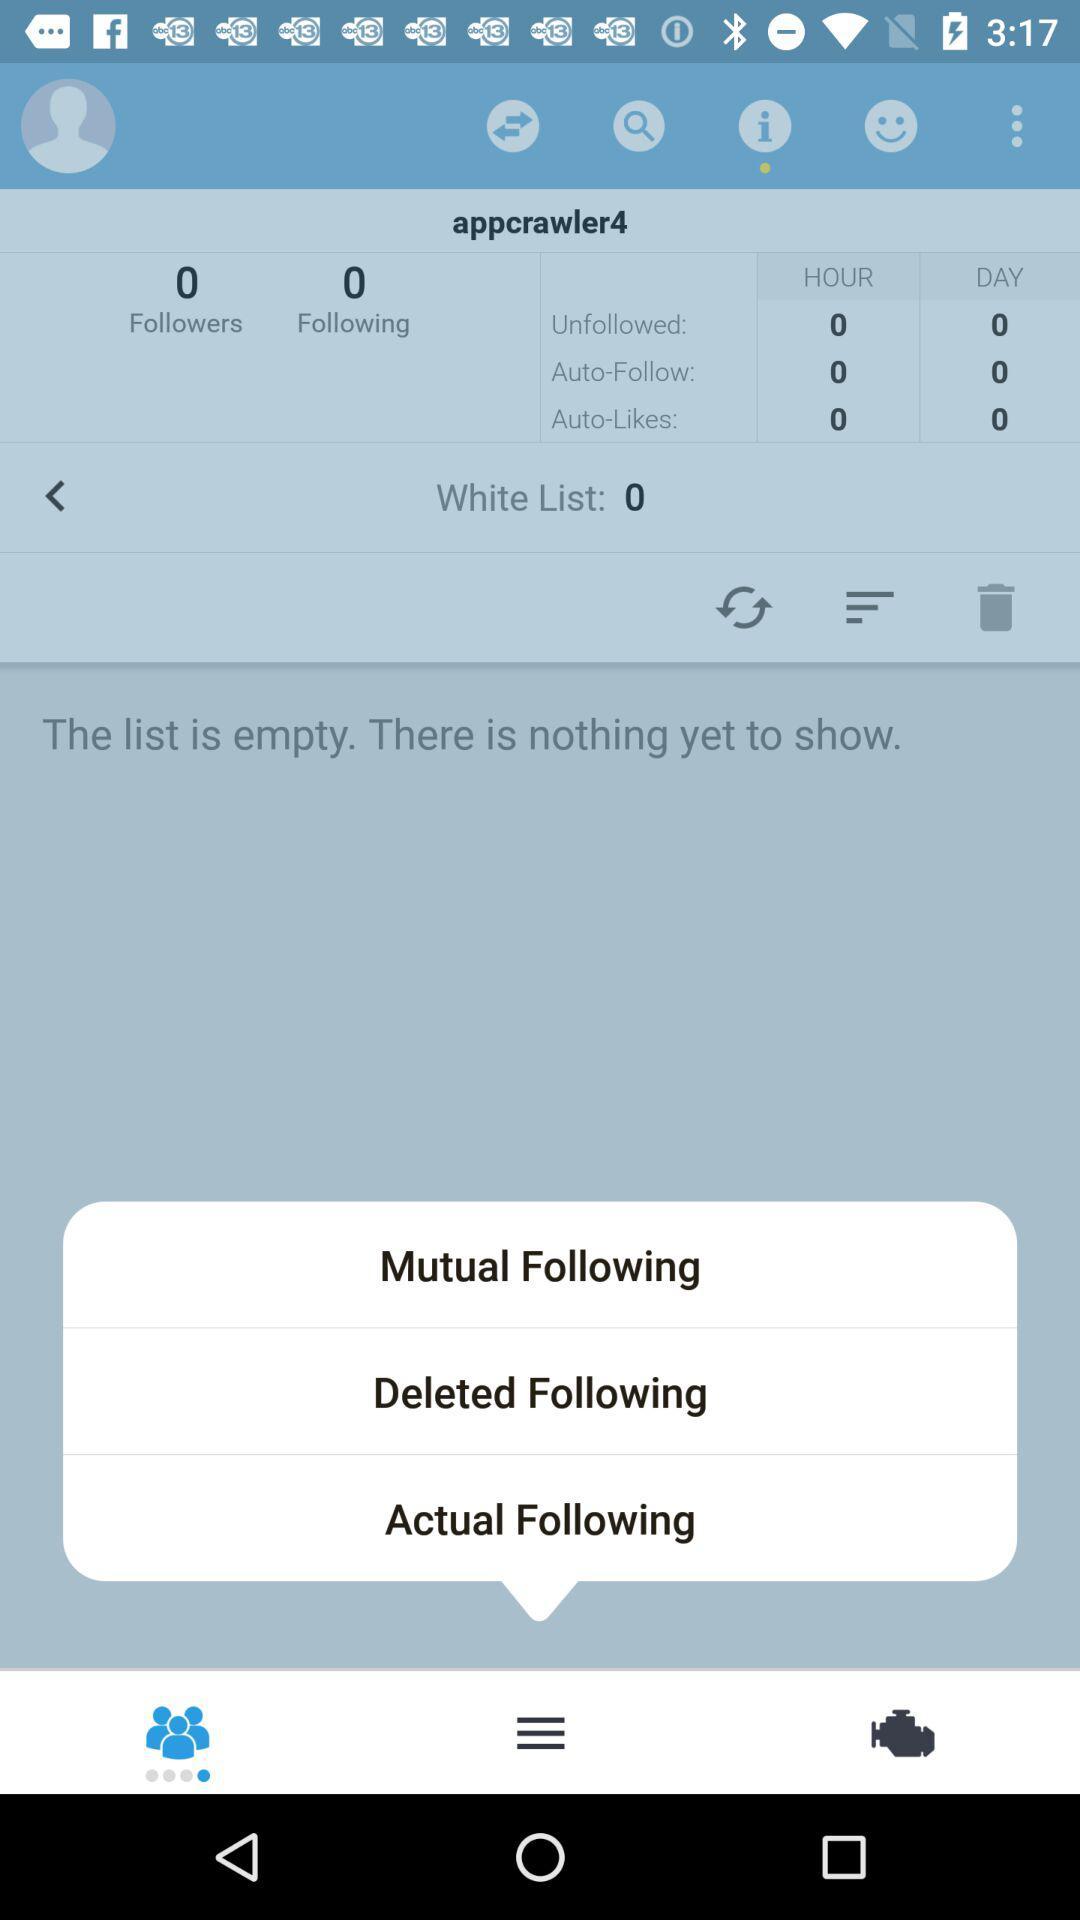  What do you see at coordinates (639, 124) in the screenshot?
I see `search` at bounding box center [639, 124].